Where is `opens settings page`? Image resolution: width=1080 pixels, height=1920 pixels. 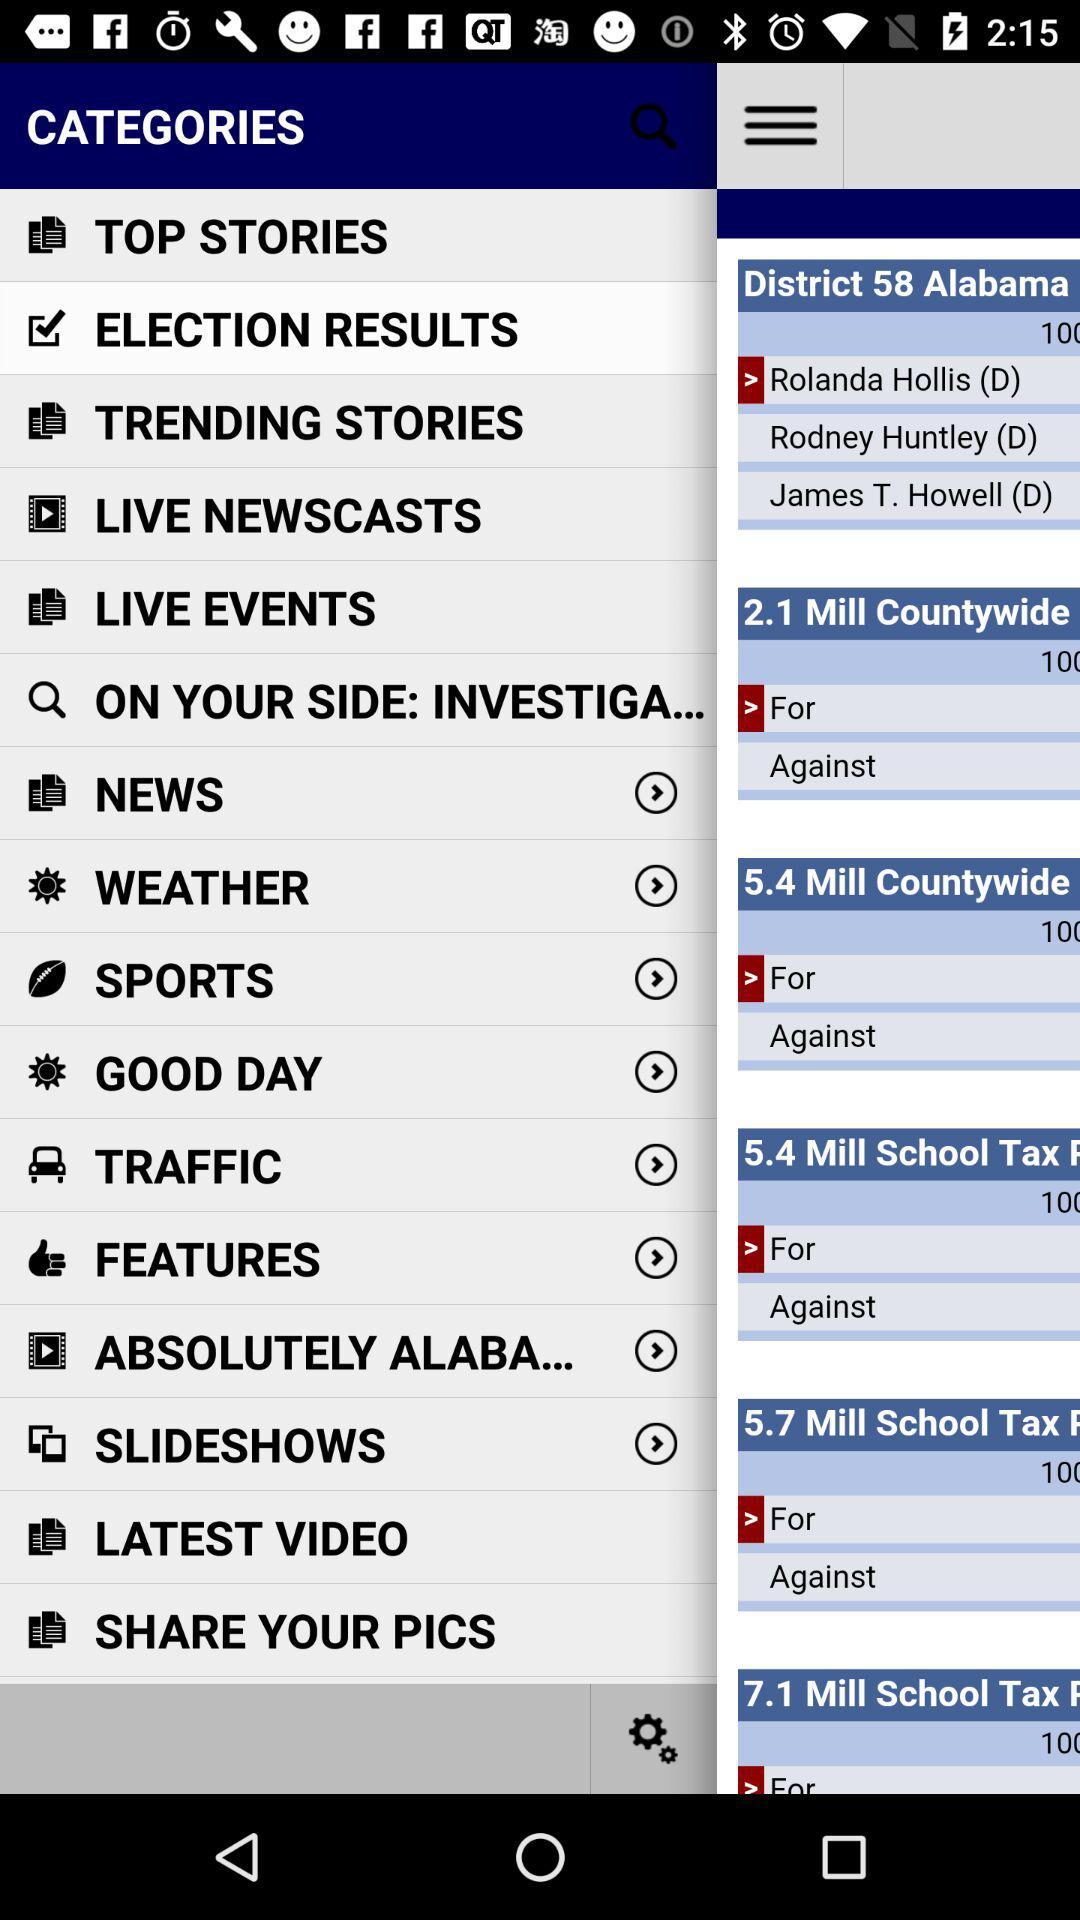 opens settings page is located at coordinates (654, 1737).